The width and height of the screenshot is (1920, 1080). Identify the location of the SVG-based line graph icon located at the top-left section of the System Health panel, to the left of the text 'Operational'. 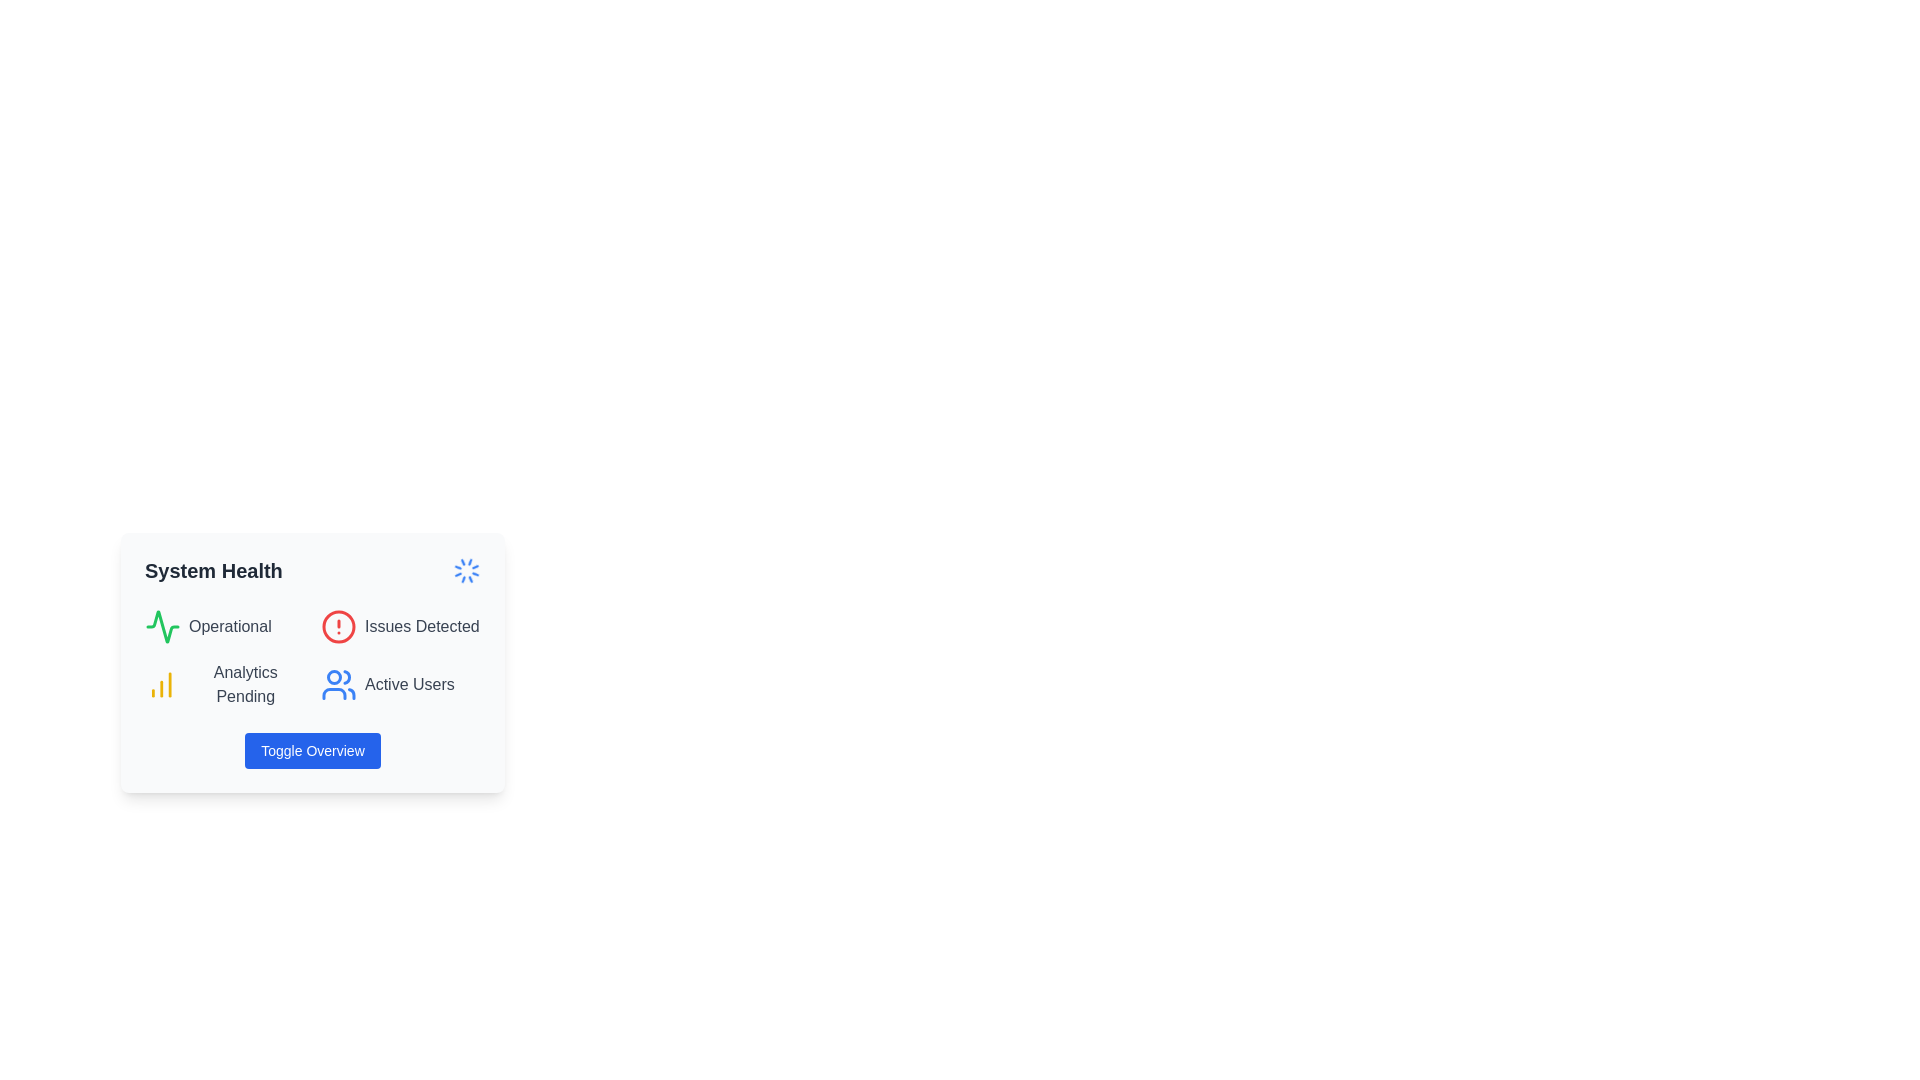
(163, 626).